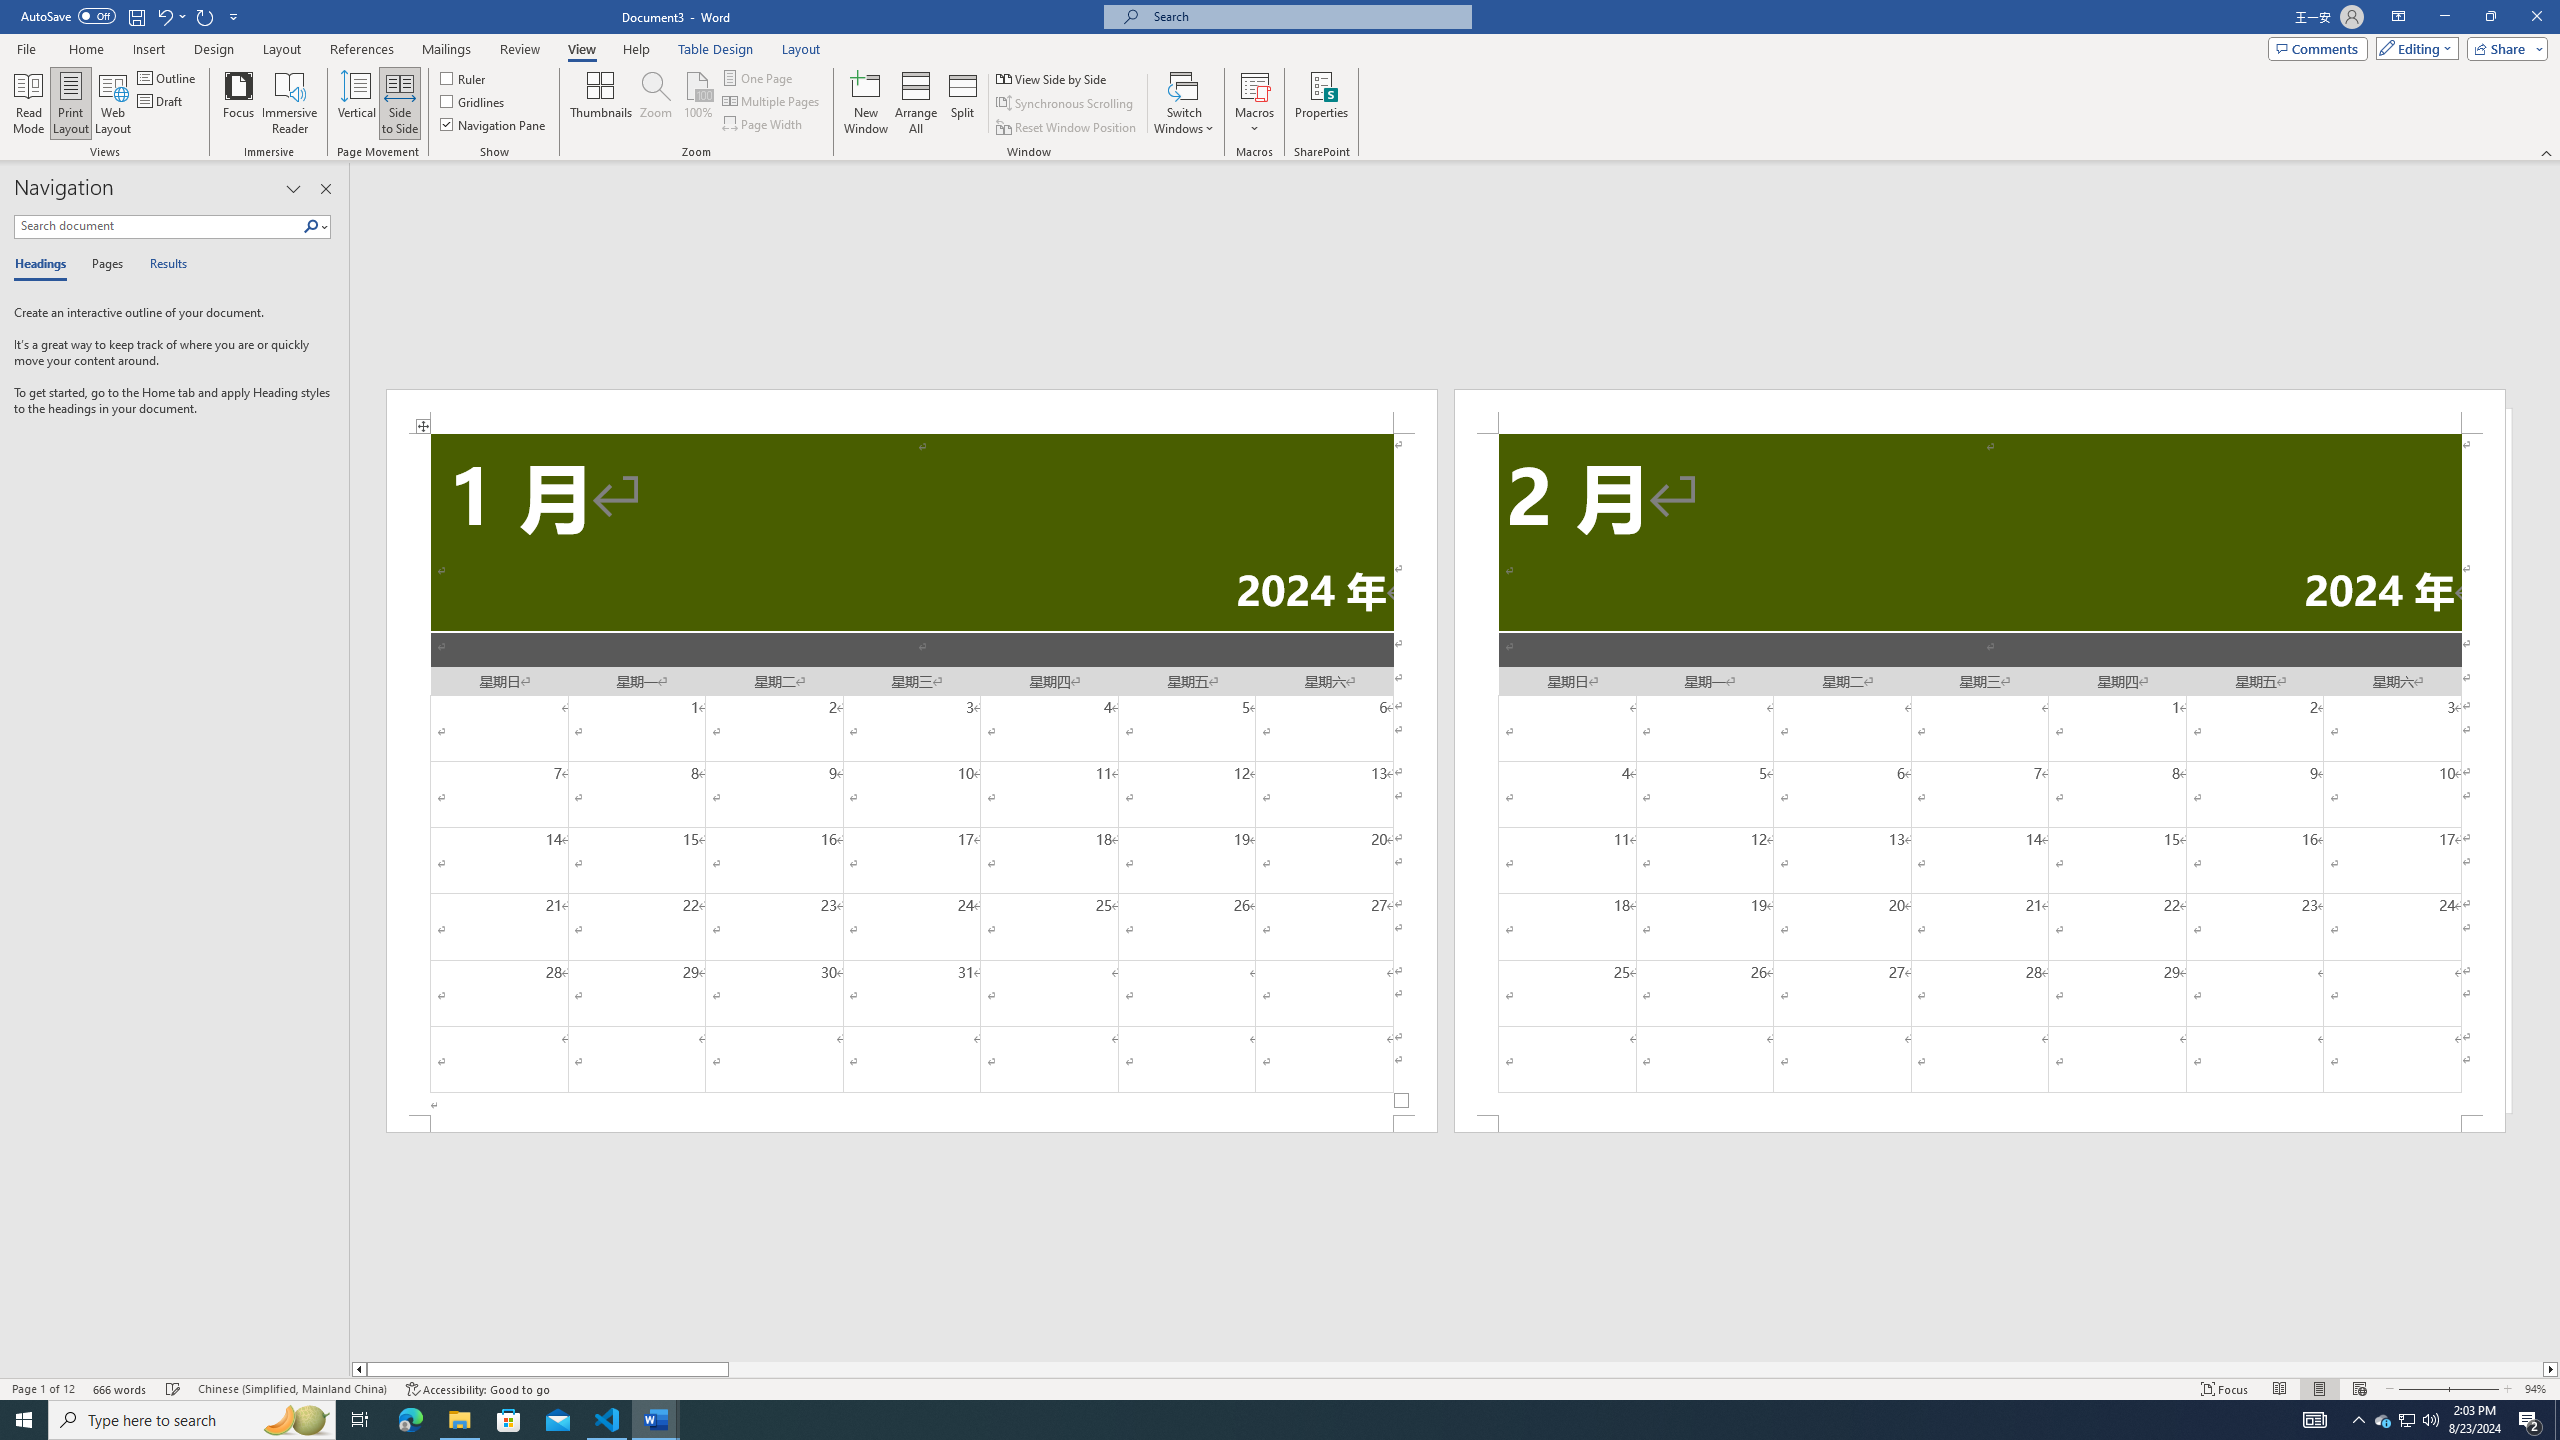 The height and width of the screenshot is (1440, 2560). What do you see at coordinates (773, 99) in the screenshot?
I see `'Multiple Pages'` at bounding box center [773, 99].